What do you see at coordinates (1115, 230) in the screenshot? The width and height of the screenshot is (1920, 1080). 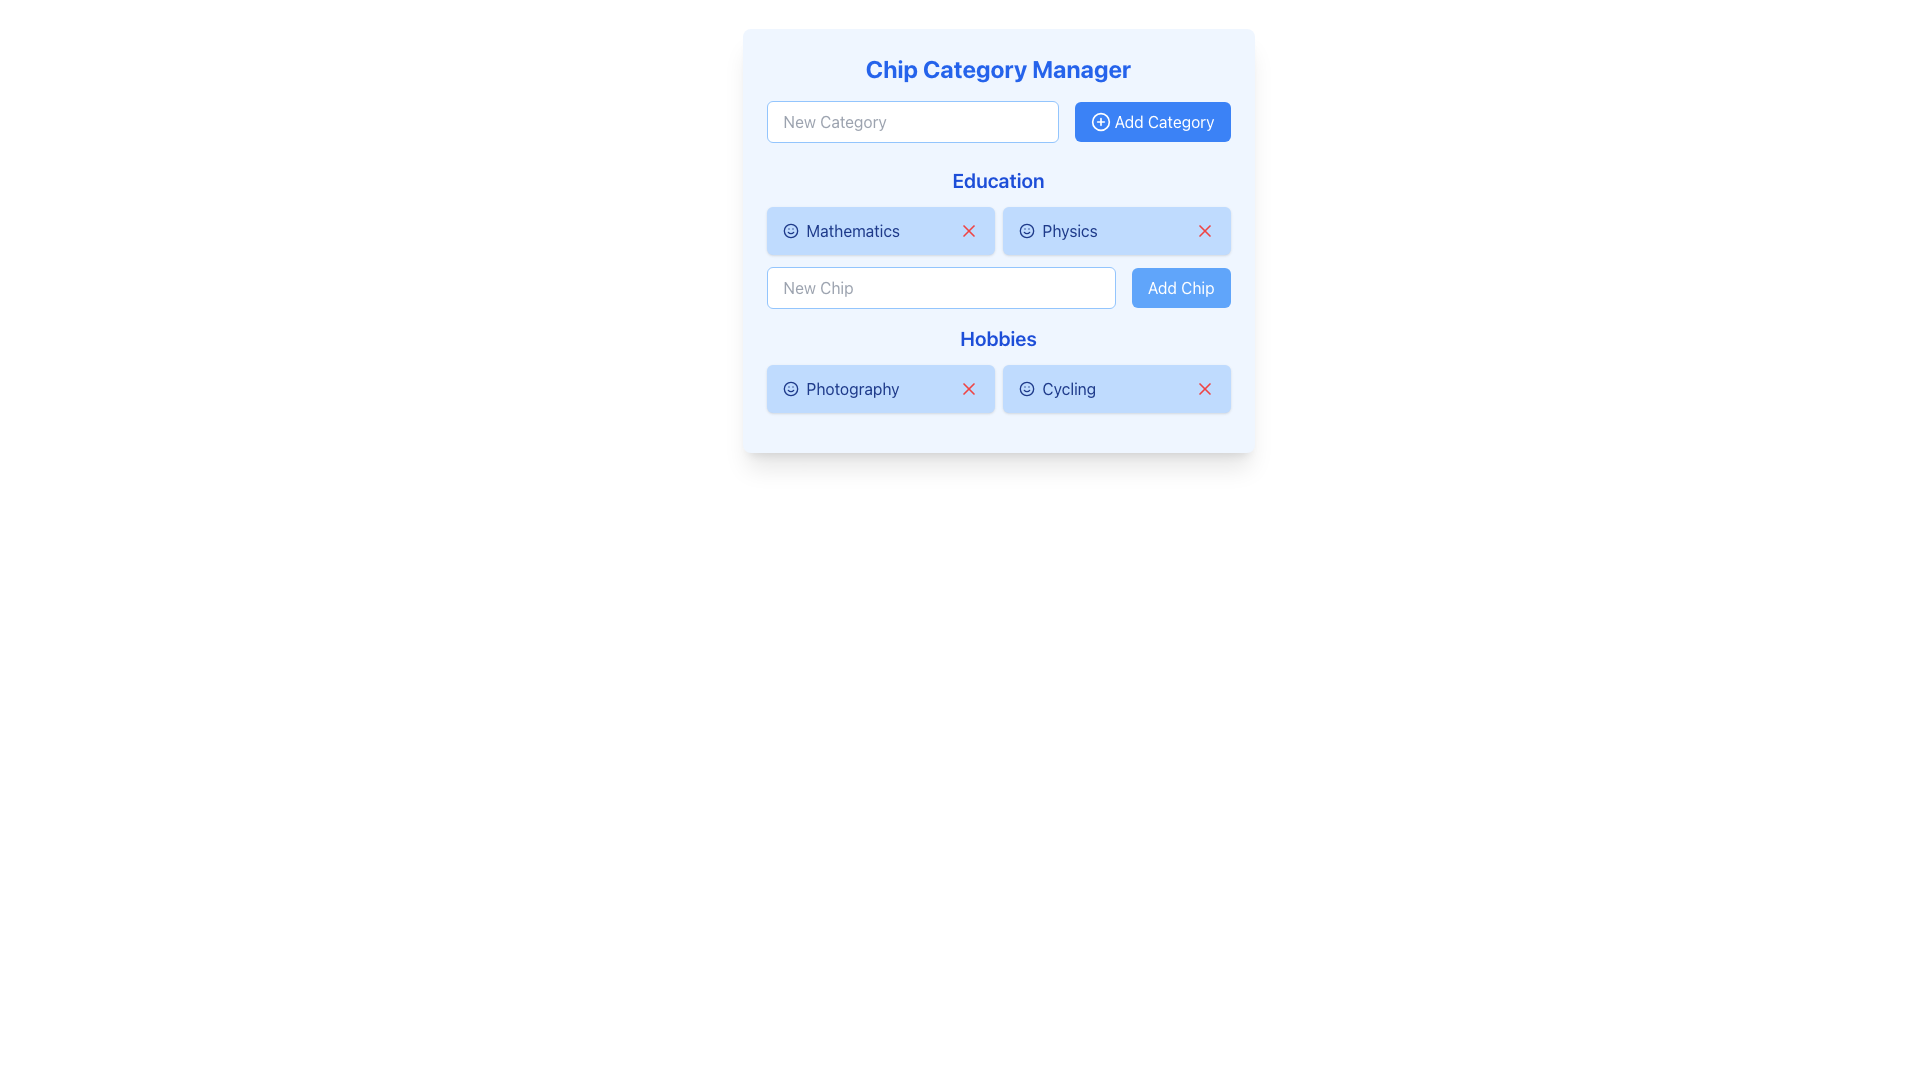 I see `on the 'Physics' Interactive Chip, which is the second item in the 'Education' category group, located` at bounding box center [1115, 230].